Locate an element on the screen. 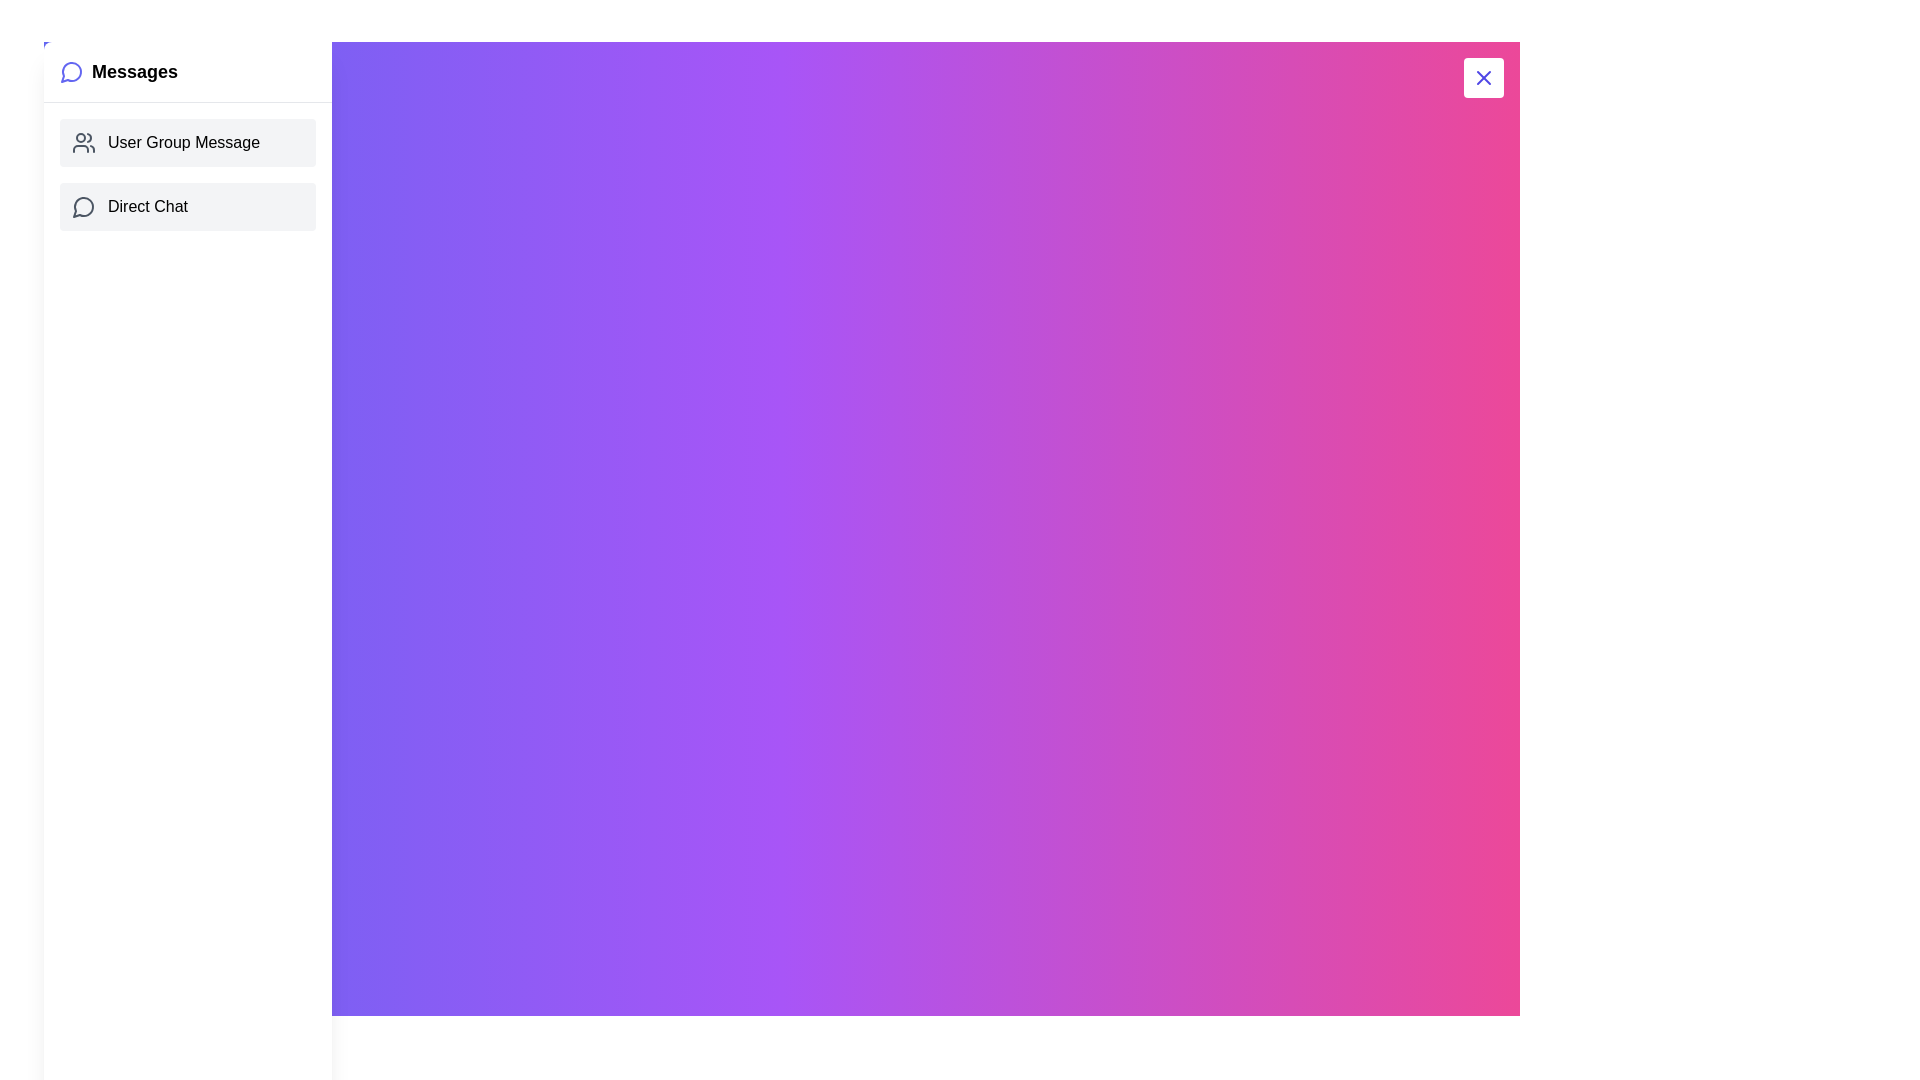 The image size is (1920, 1080). the Close Icon, which is an 'X' shaped icon within a small square button located at the top-right corner of the interface, to trigger its visual hover effect is located at coordinates (1483, 76).